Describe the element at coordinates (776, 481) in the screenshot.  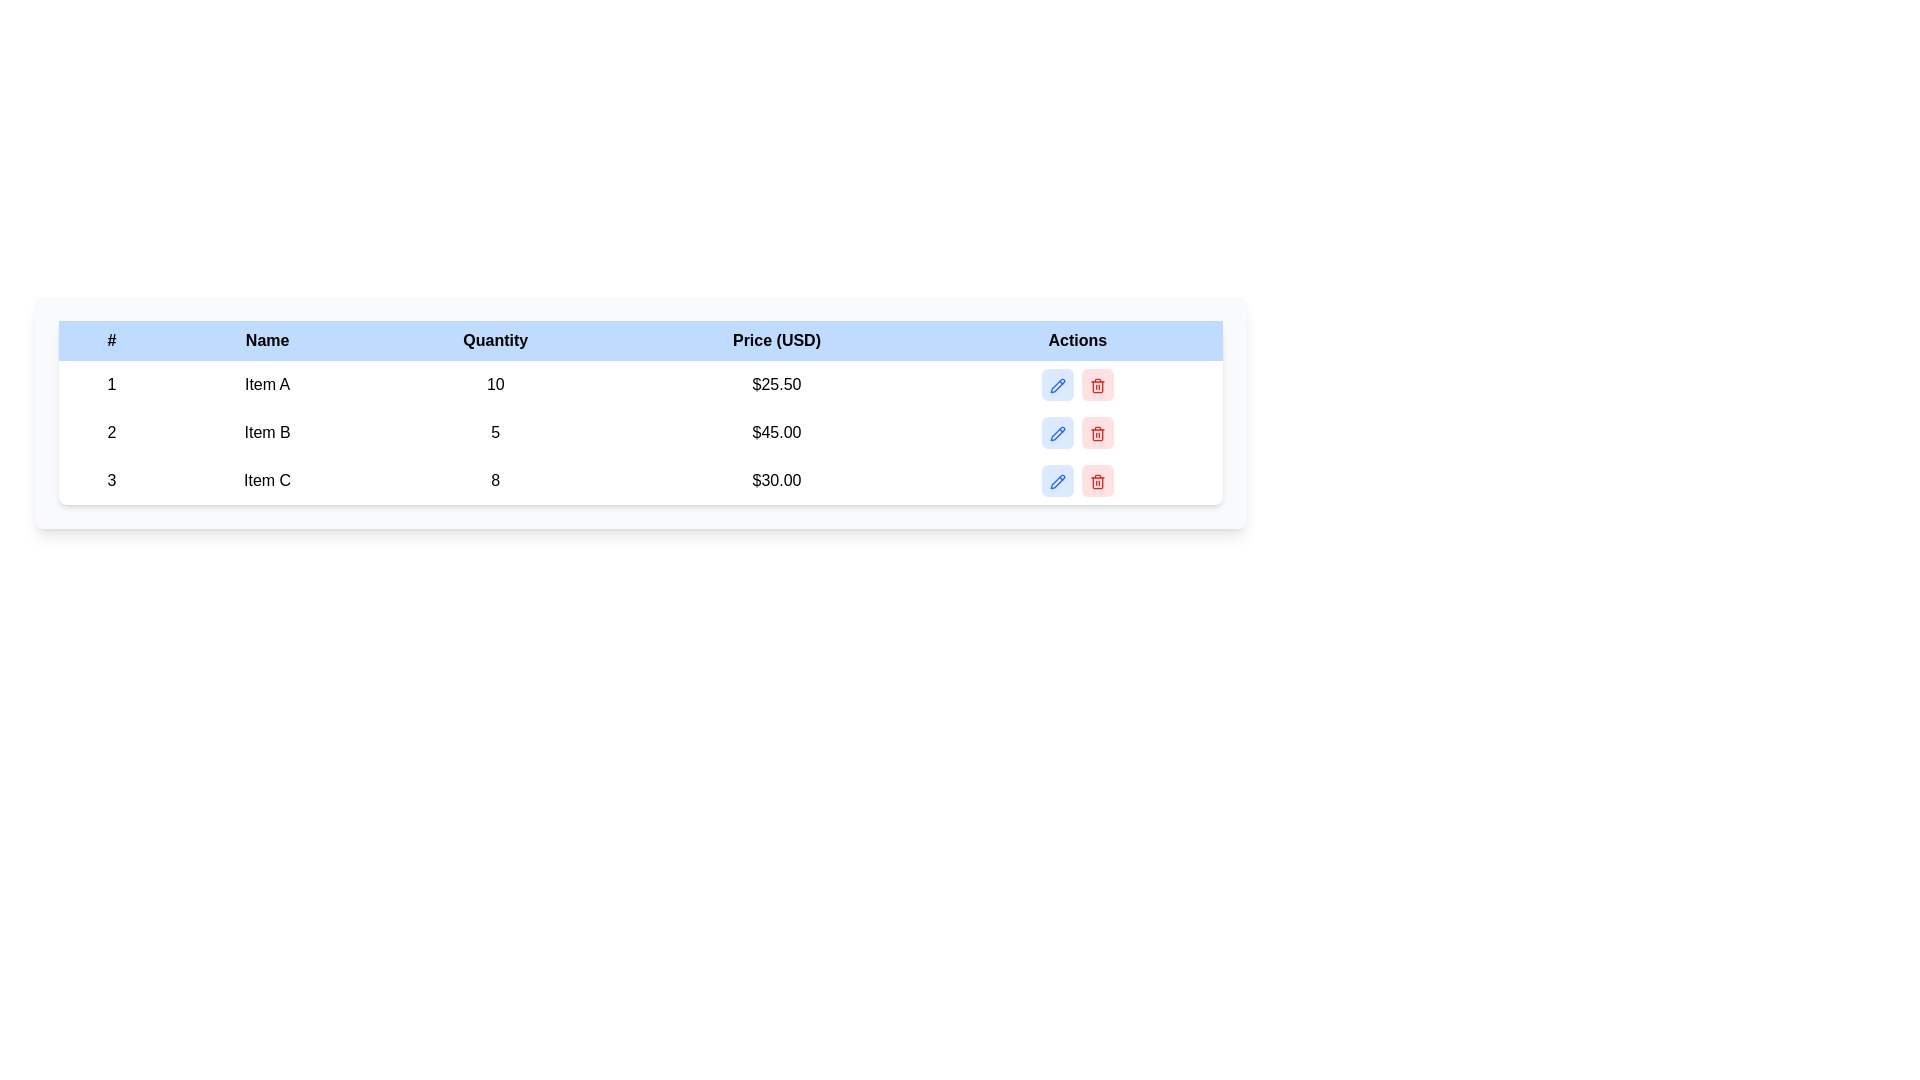
I see `the text label displaying '$30.00' in bold font, located in the fourth cell of the table row for 'Item C', under the 'Price' column` at that location.